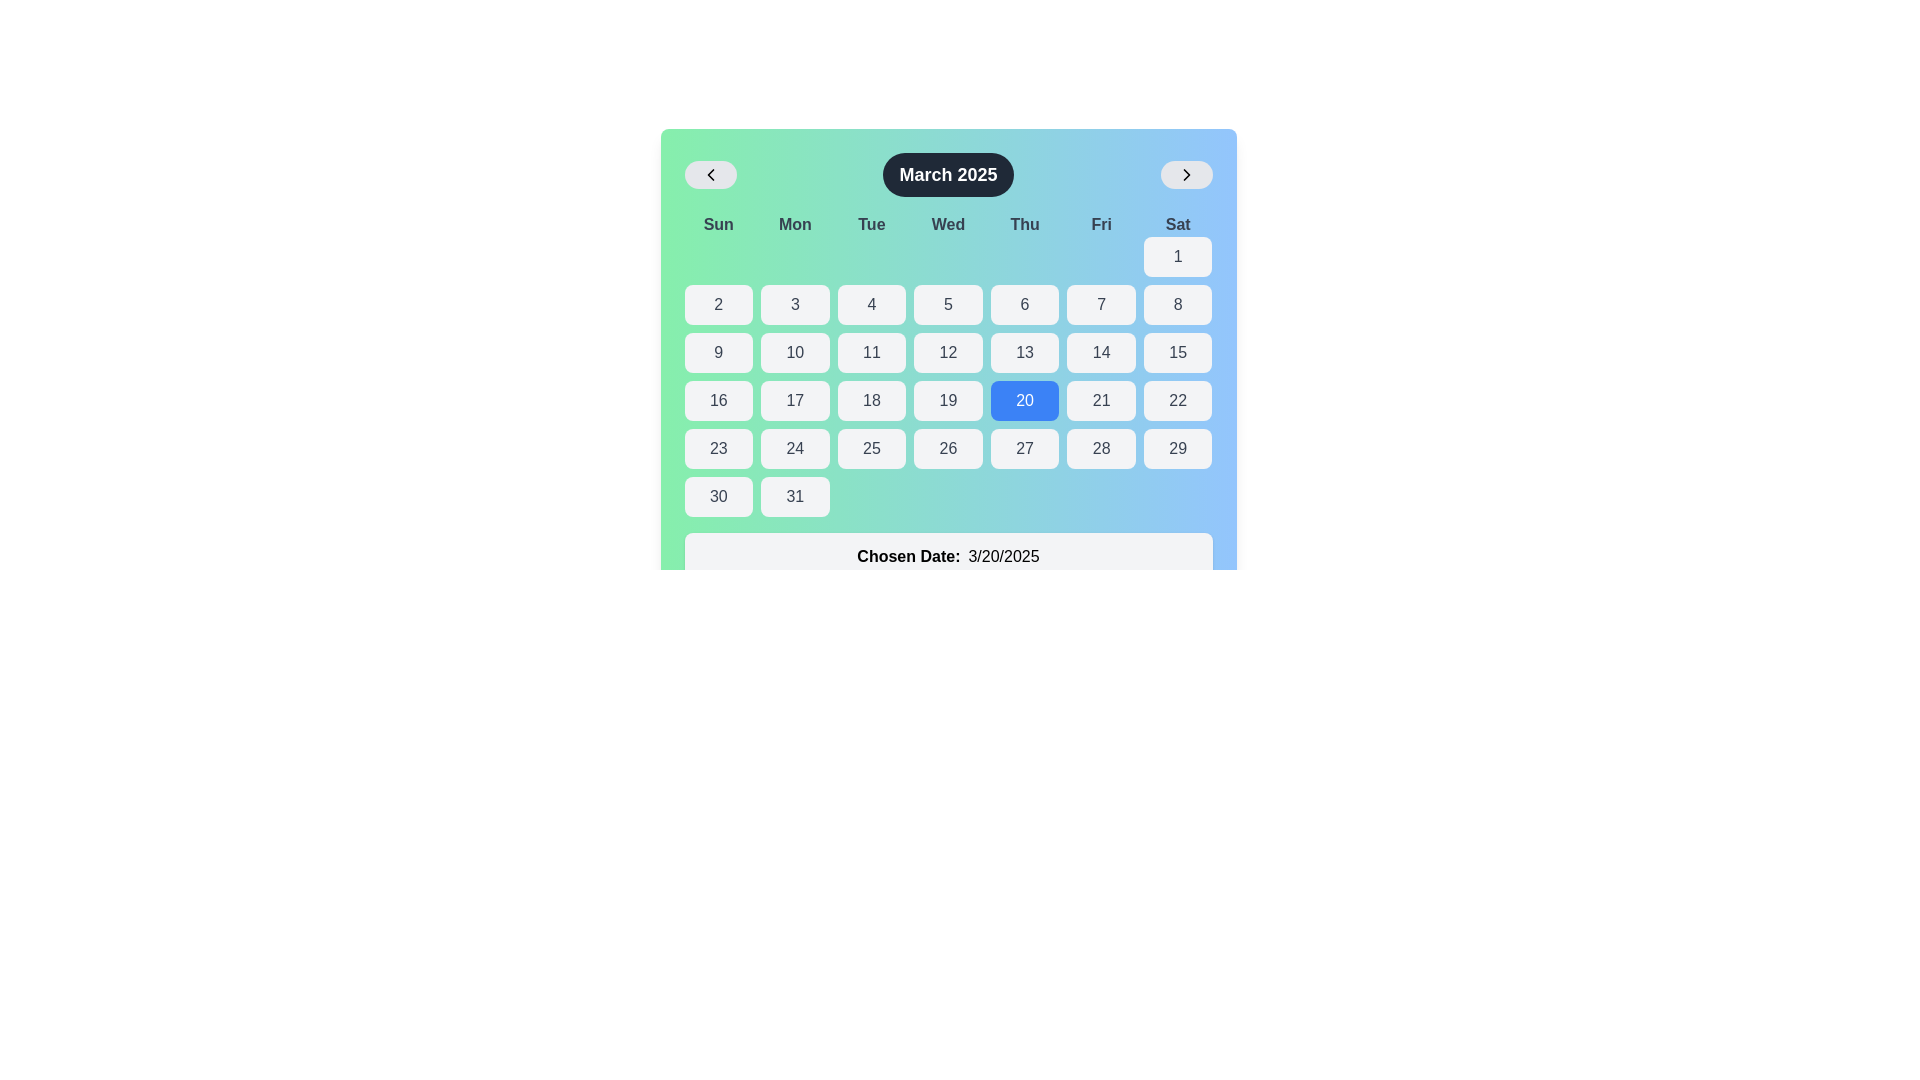 The height and width of the screenshot is (1080, 1920). I want to click on the small, rounded rectangular button with a left-pointing arrow icon located, so click(710, 173).